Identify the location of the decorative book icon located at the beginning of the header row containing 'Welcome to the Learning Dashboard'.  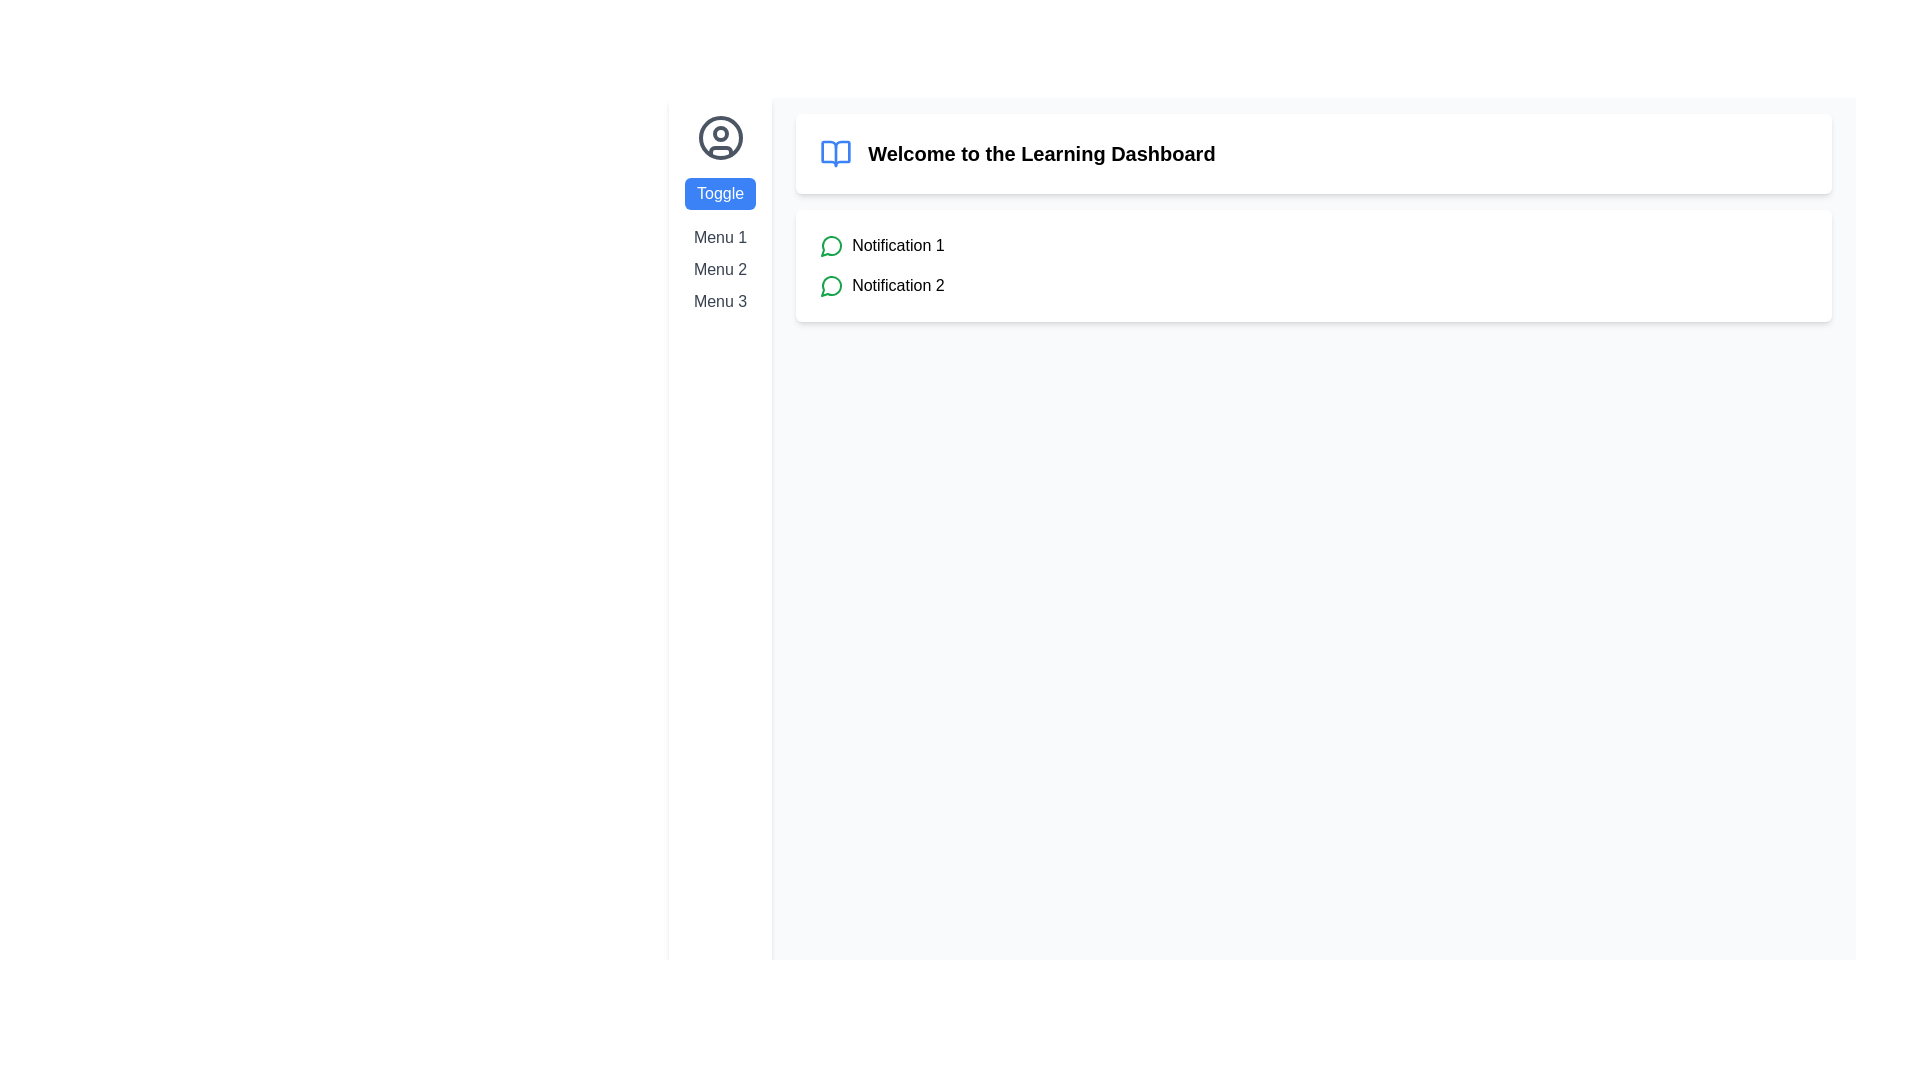
(836, 153).